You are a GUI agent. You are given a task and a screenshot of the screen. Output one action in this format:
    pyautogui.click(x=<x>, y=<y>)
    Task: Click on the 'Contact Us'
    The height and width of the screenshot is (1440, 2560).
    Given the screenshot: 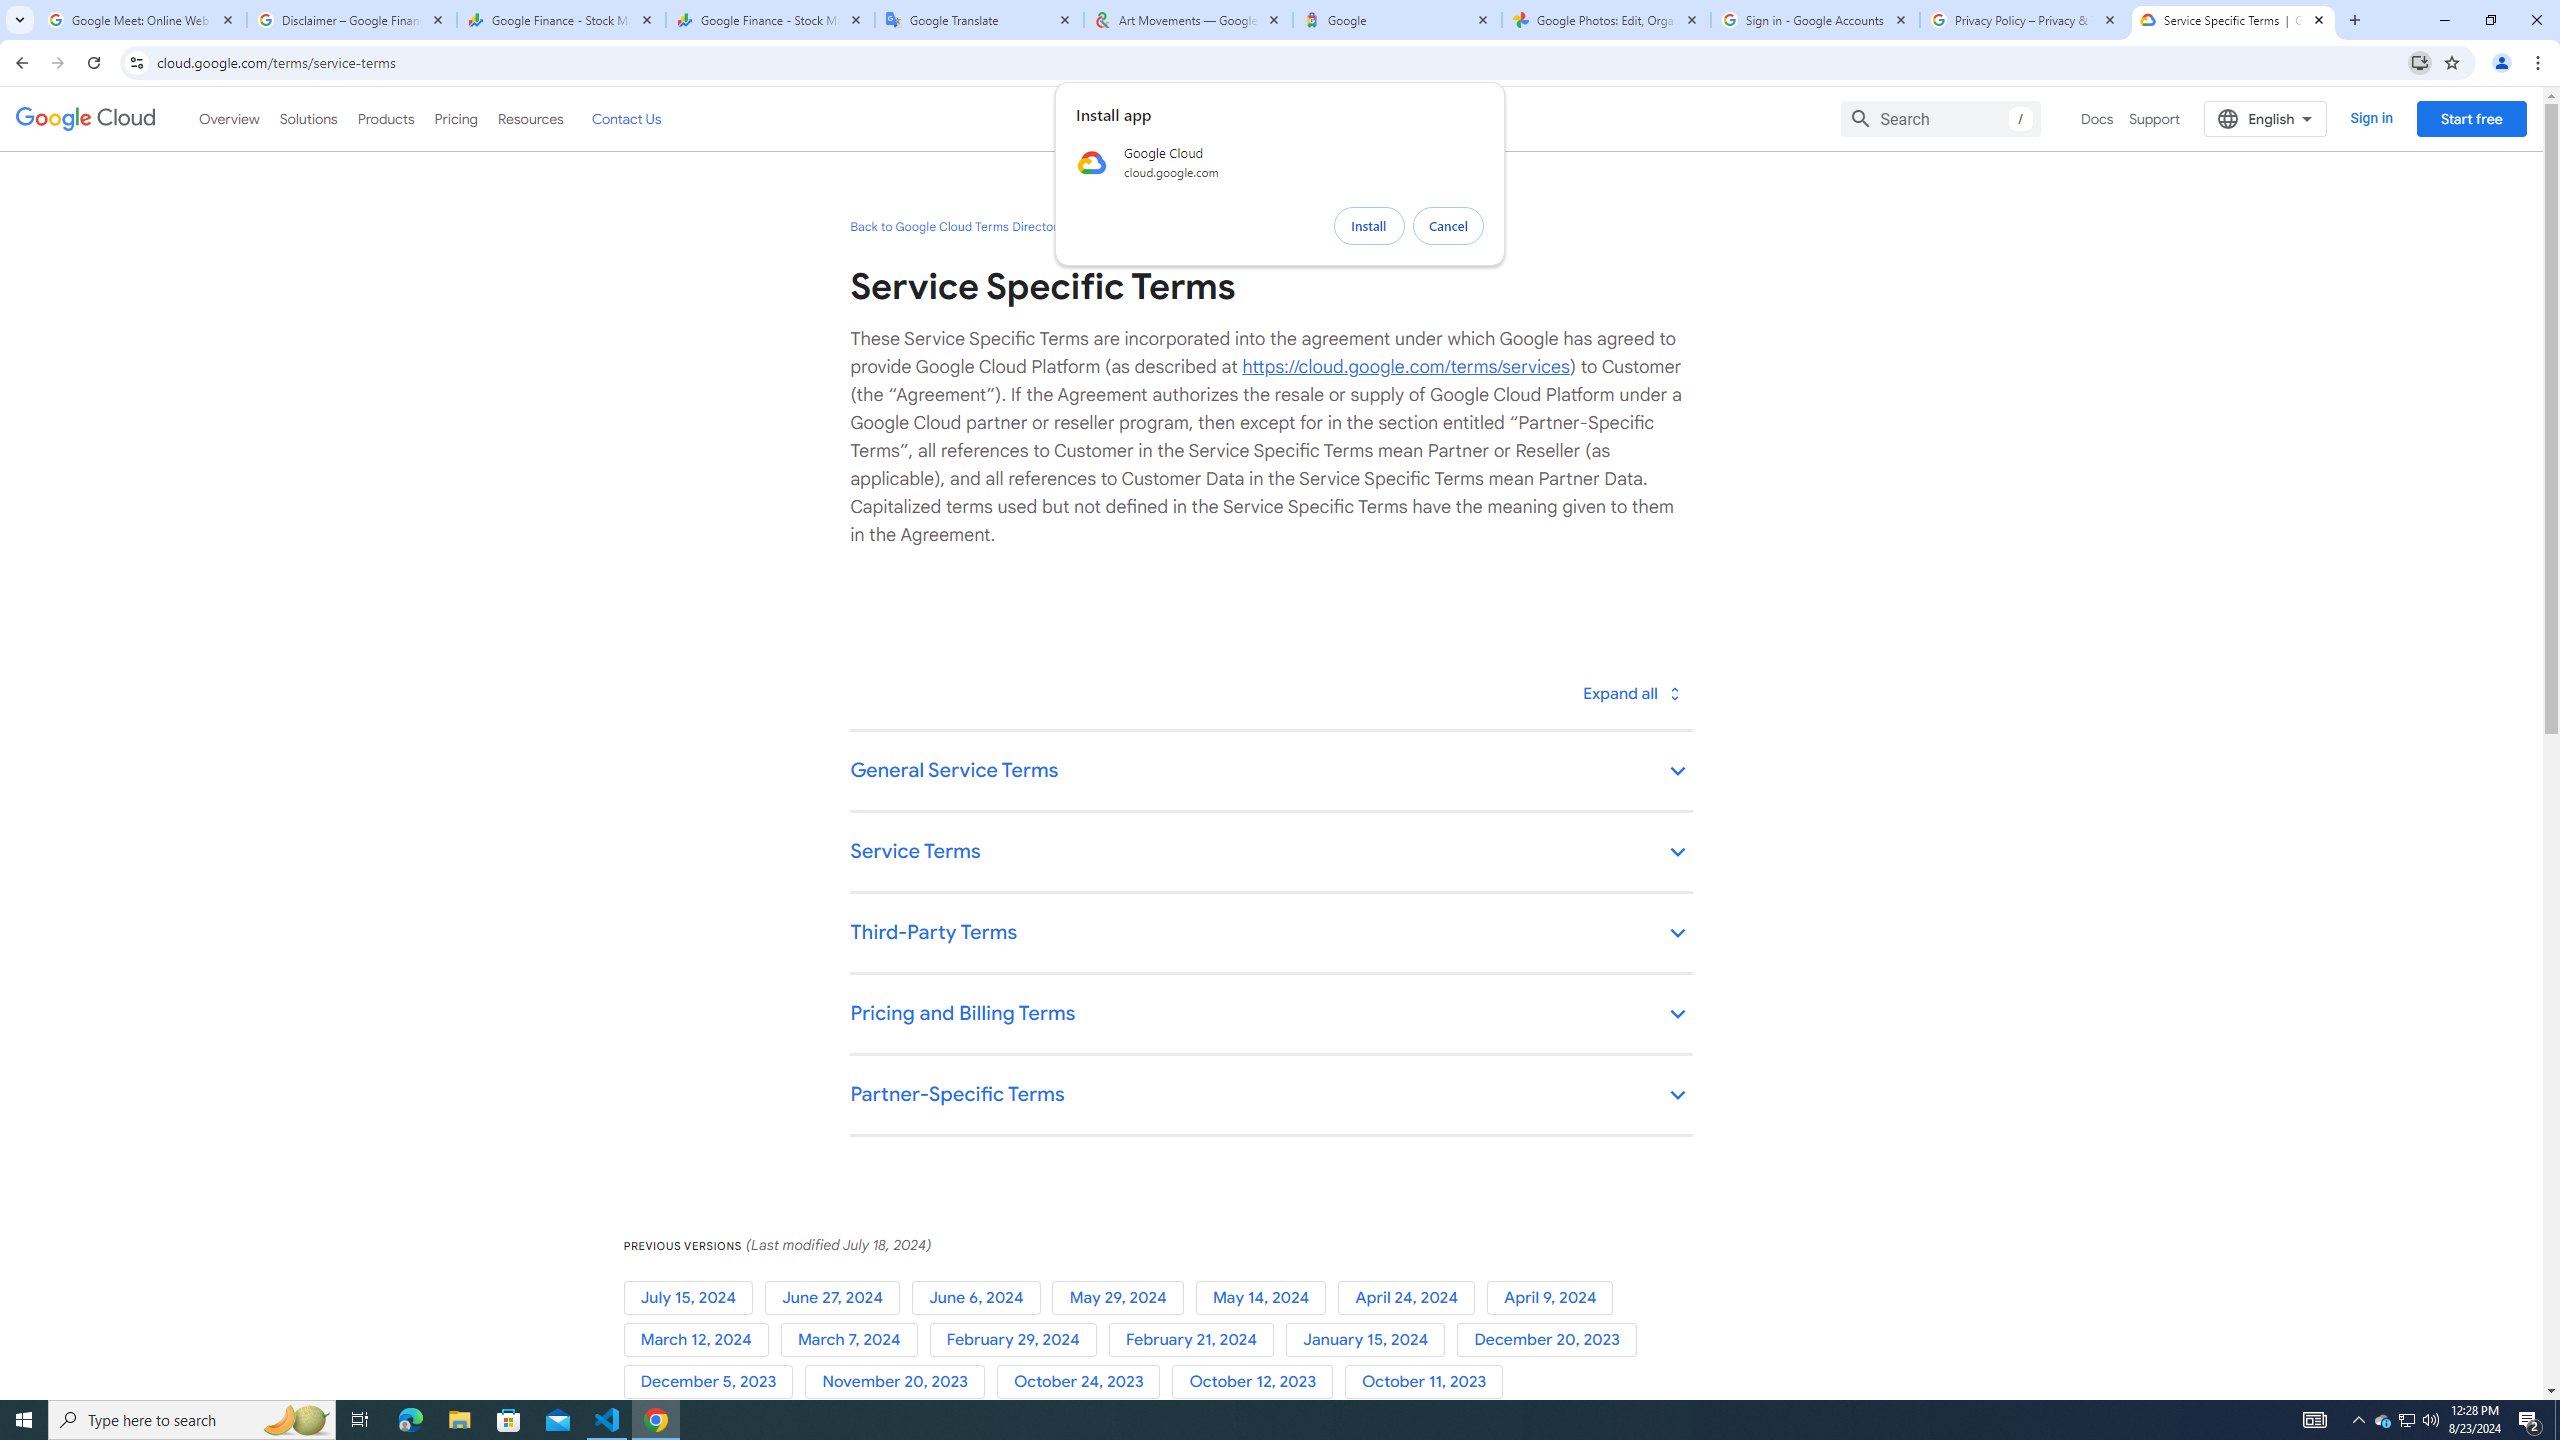 What is the action you would take?
    pyautogui.click(x=624, y=118)
    